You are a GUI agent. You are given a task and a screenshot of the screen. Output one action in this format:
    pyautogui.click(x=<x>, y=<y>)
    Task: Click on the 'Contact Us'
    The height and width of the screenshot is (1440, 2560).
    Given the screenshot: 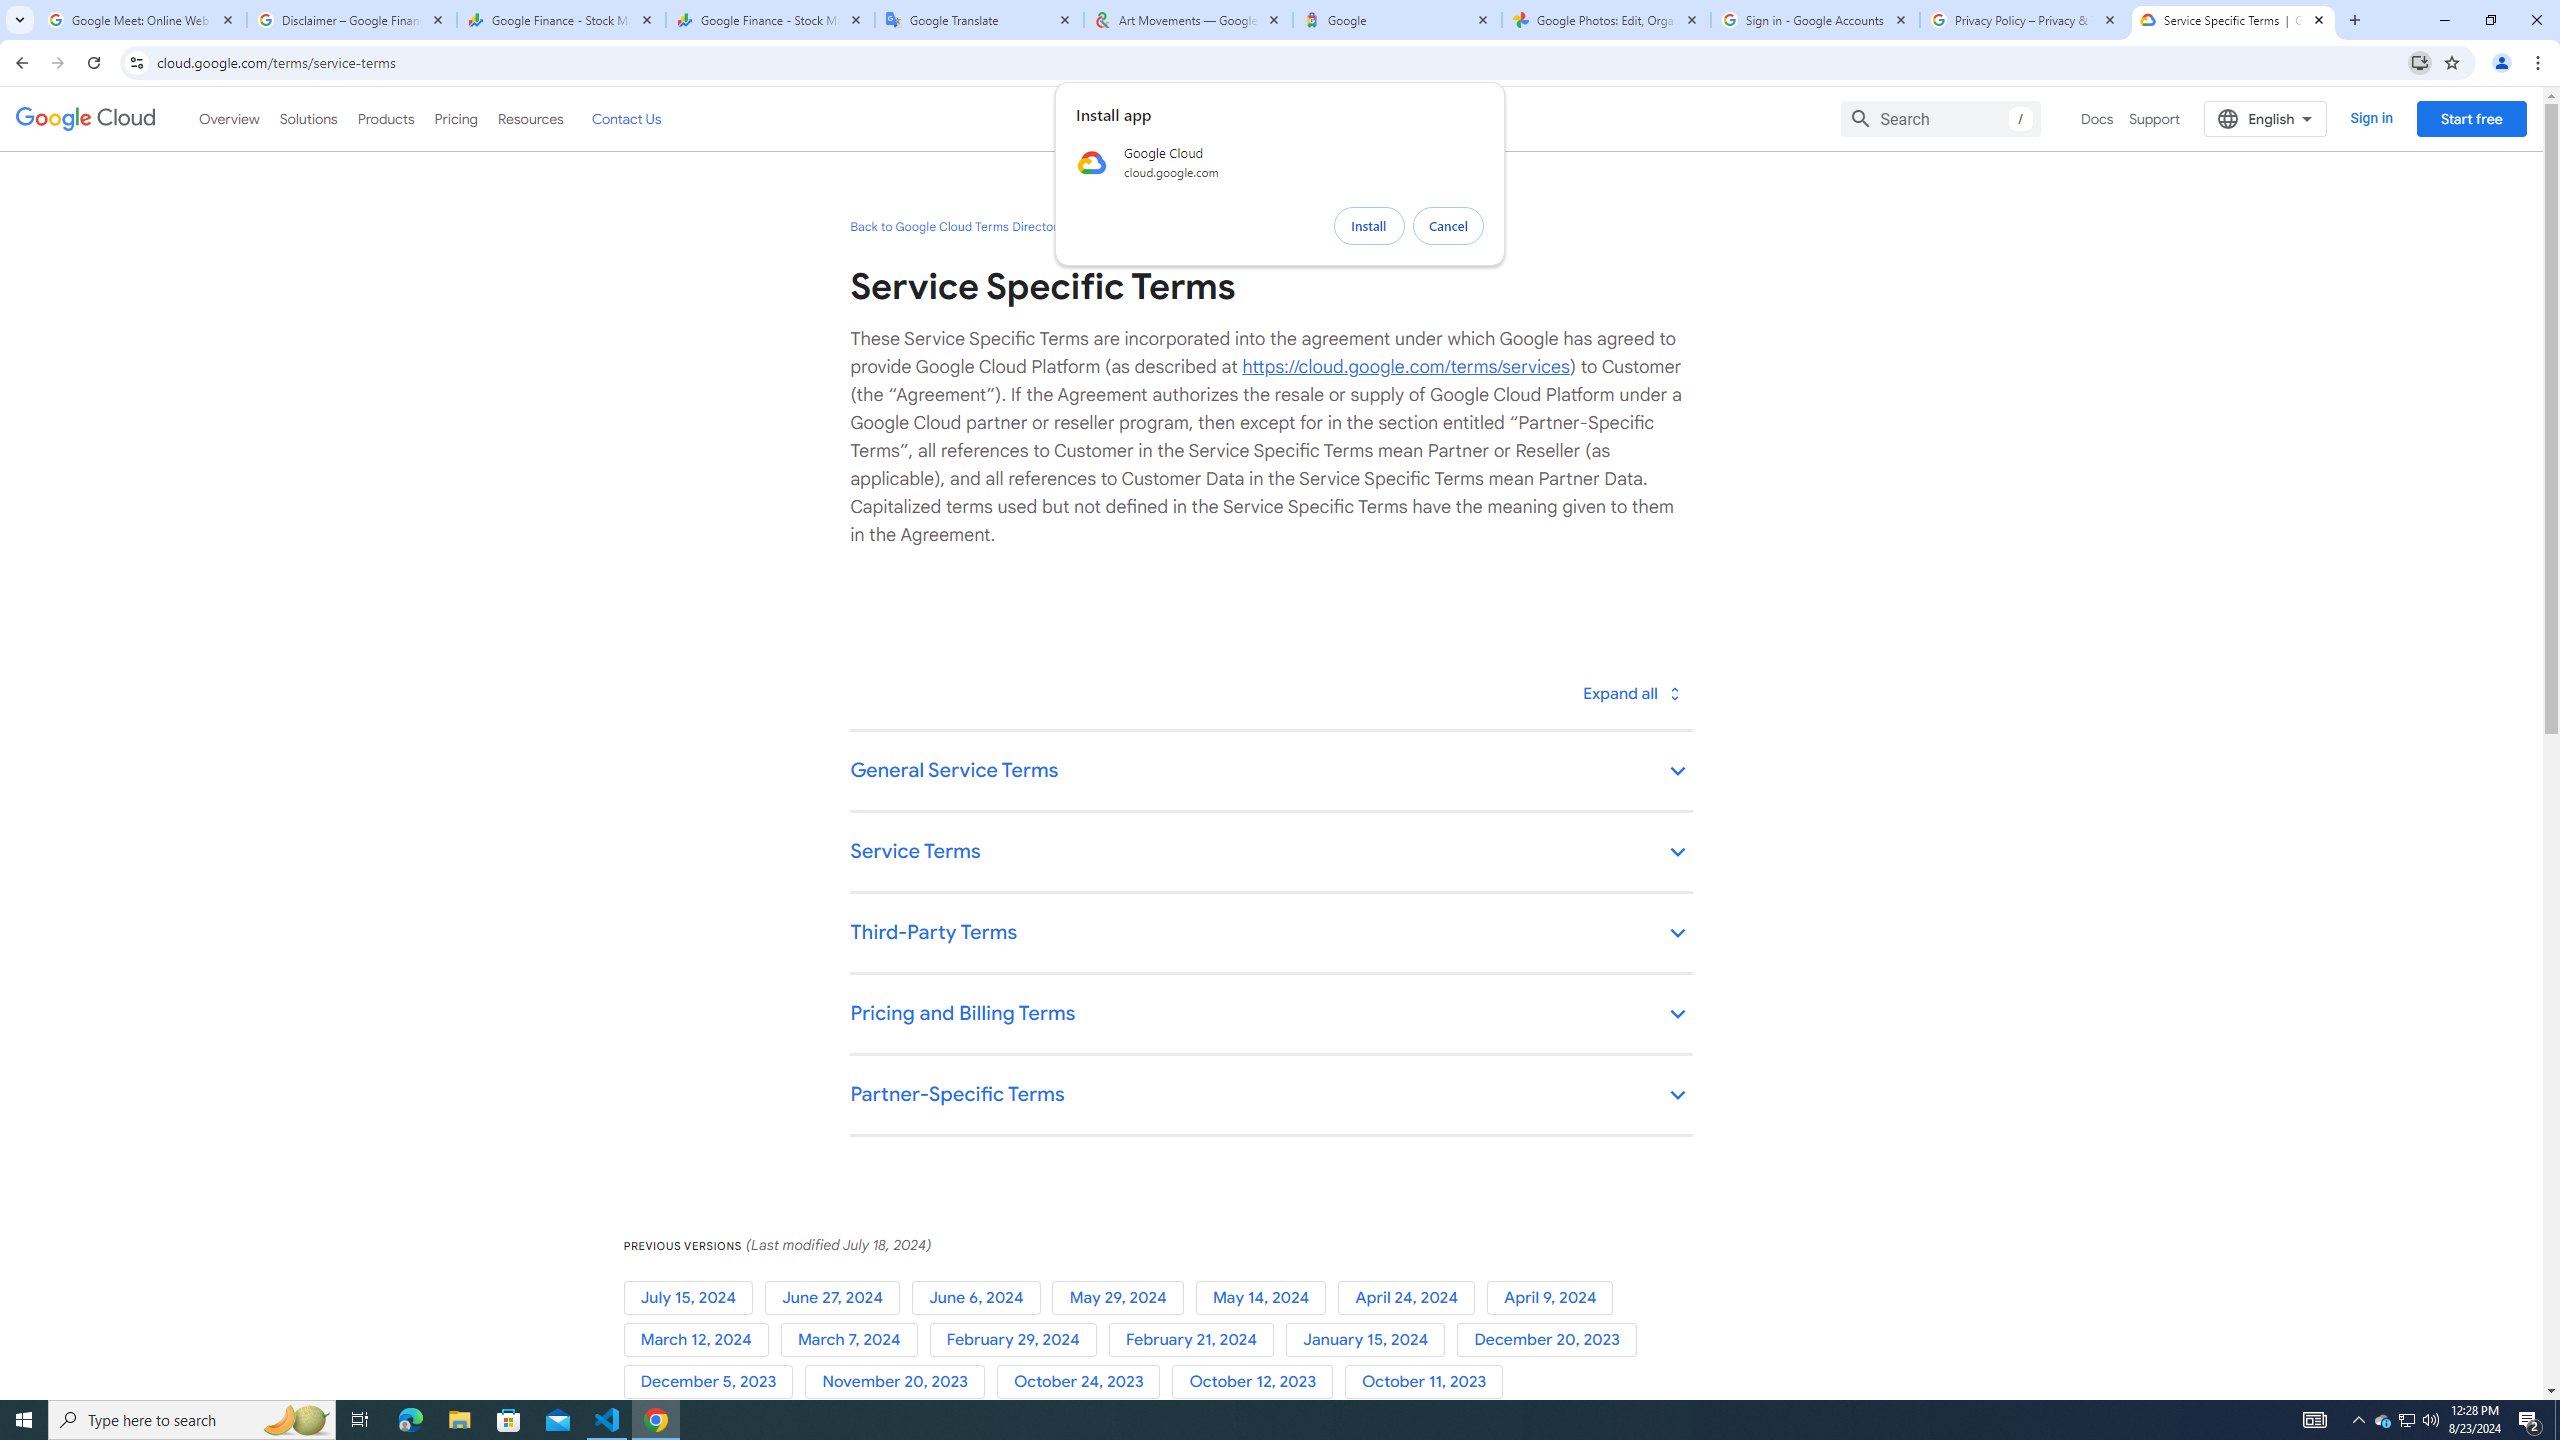 What is the action you would take?
    pyautogui.click(x=624, y=118)
    